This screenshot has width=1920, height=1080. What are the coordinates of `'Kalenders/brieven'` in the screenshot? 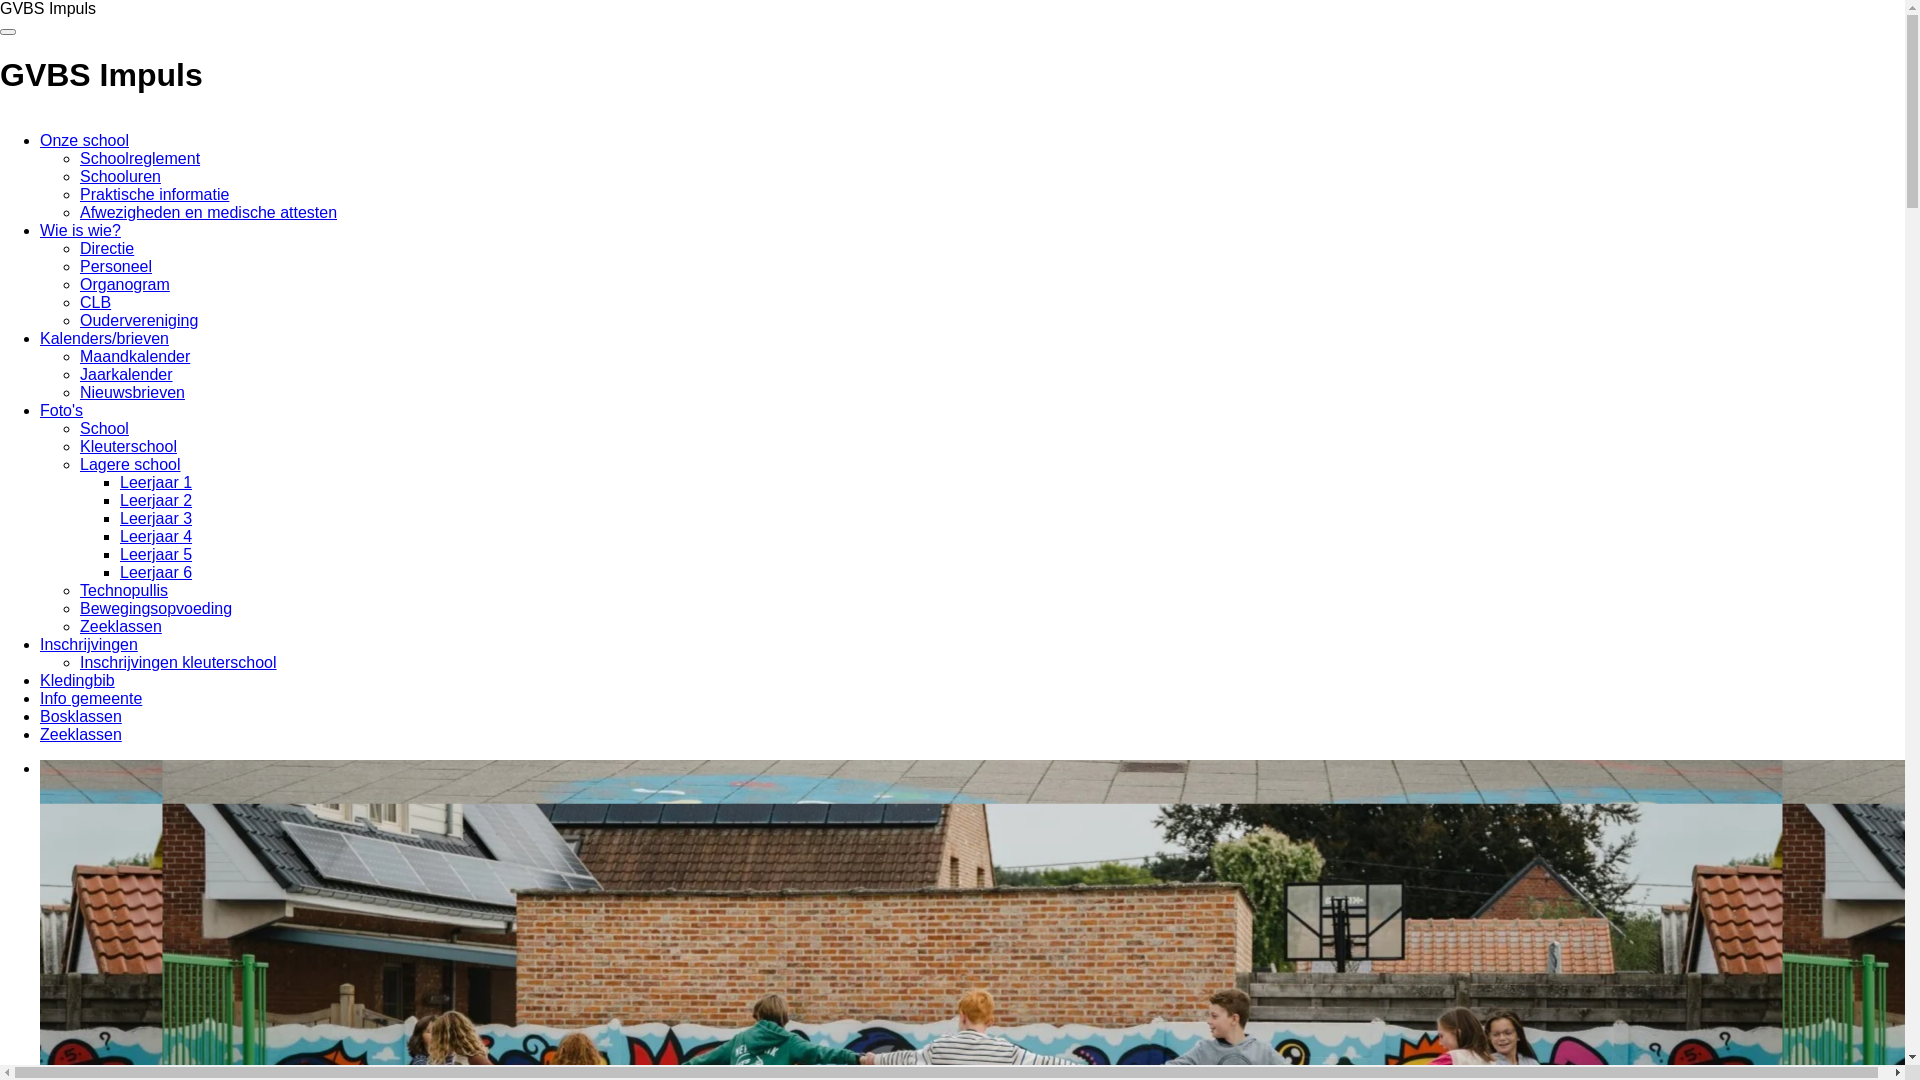 It's located at (103, 337).